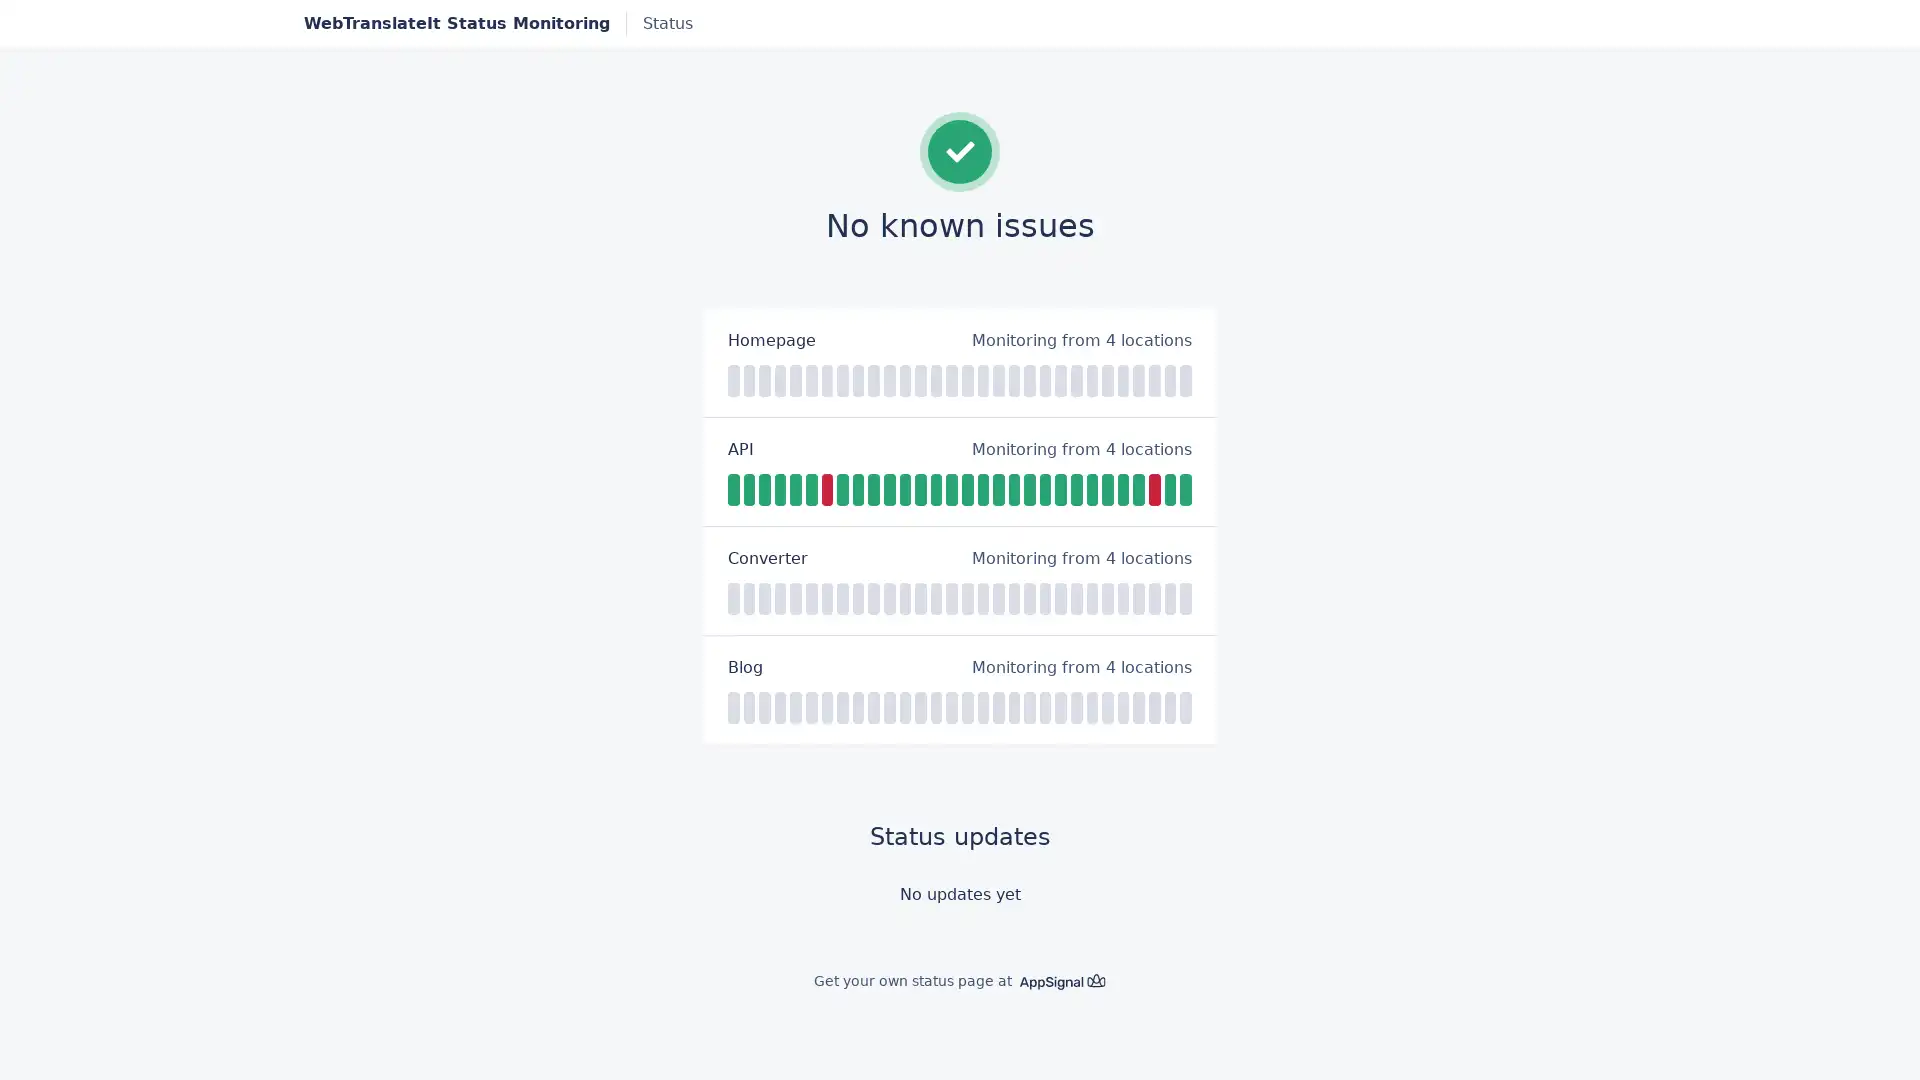  I want to click on Homepage, so click(771, 338).